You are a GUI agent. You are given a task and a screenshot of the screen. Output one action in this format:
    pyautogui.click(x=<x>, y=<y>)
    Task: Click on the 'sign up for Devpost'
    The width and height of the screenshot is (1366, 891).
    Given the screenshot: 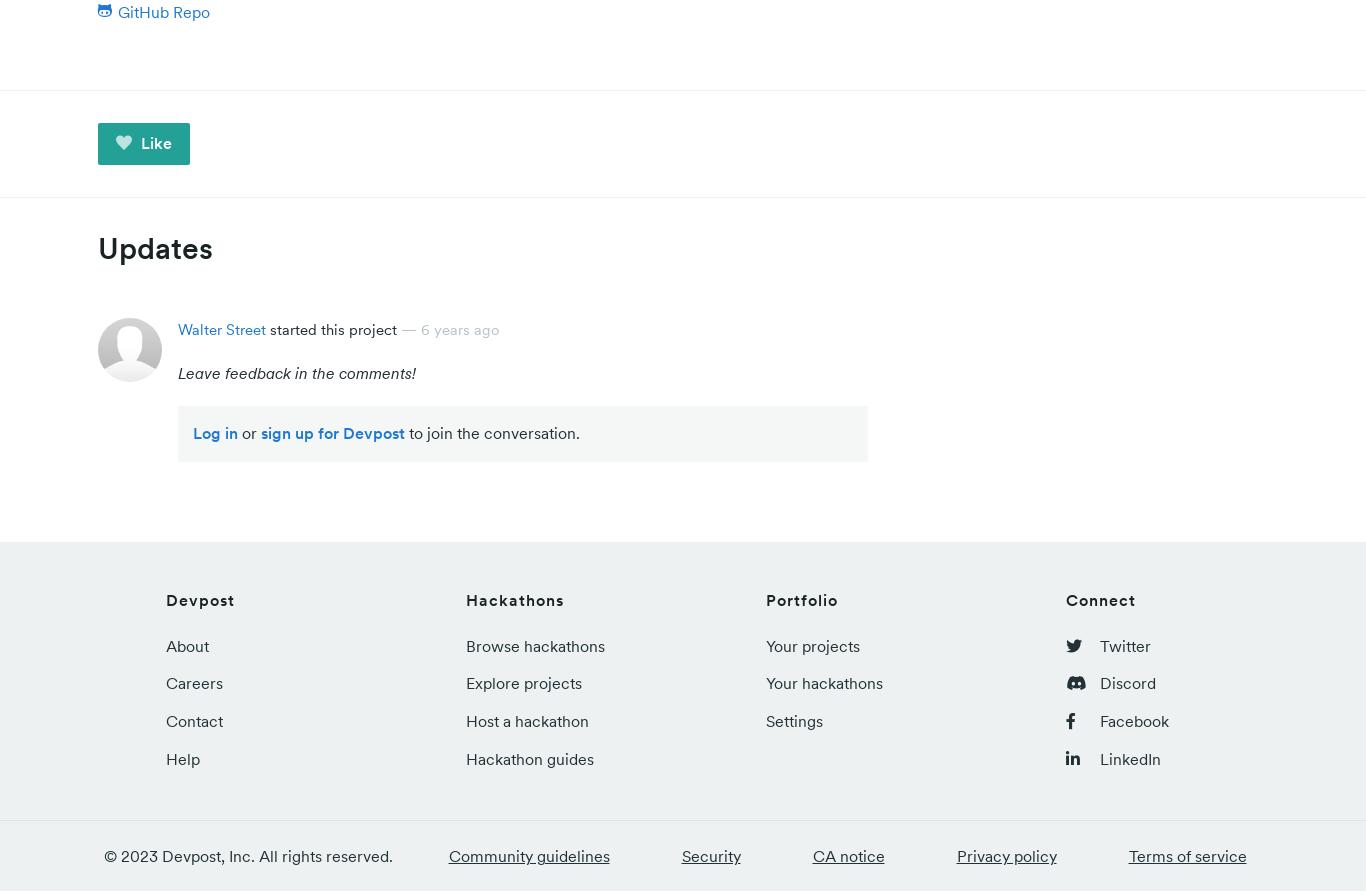 What is the action you would take?
    pyautogui.click(x=333, y=433)
    